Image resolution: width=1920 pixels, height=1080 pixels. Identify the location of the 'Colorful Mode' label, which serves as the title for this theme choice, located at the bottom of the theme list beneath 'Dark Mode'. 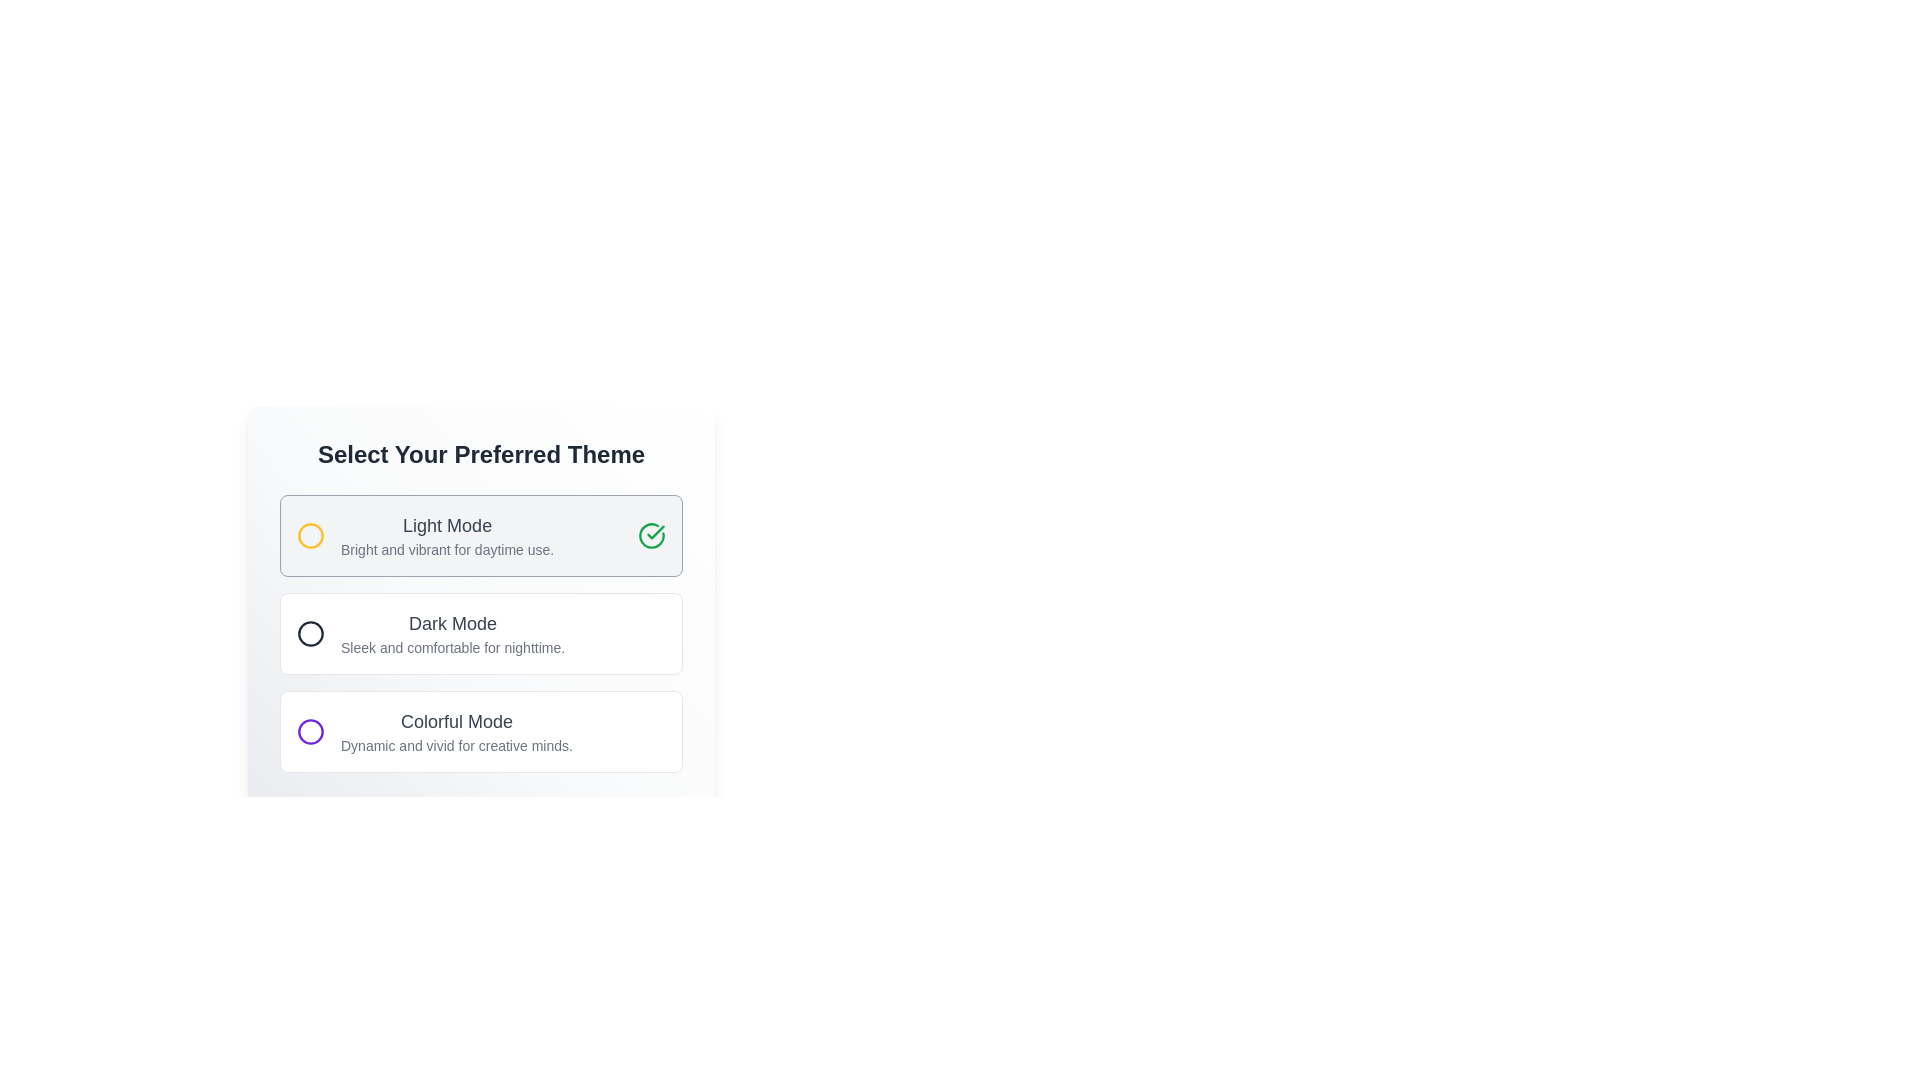
(455, 721).